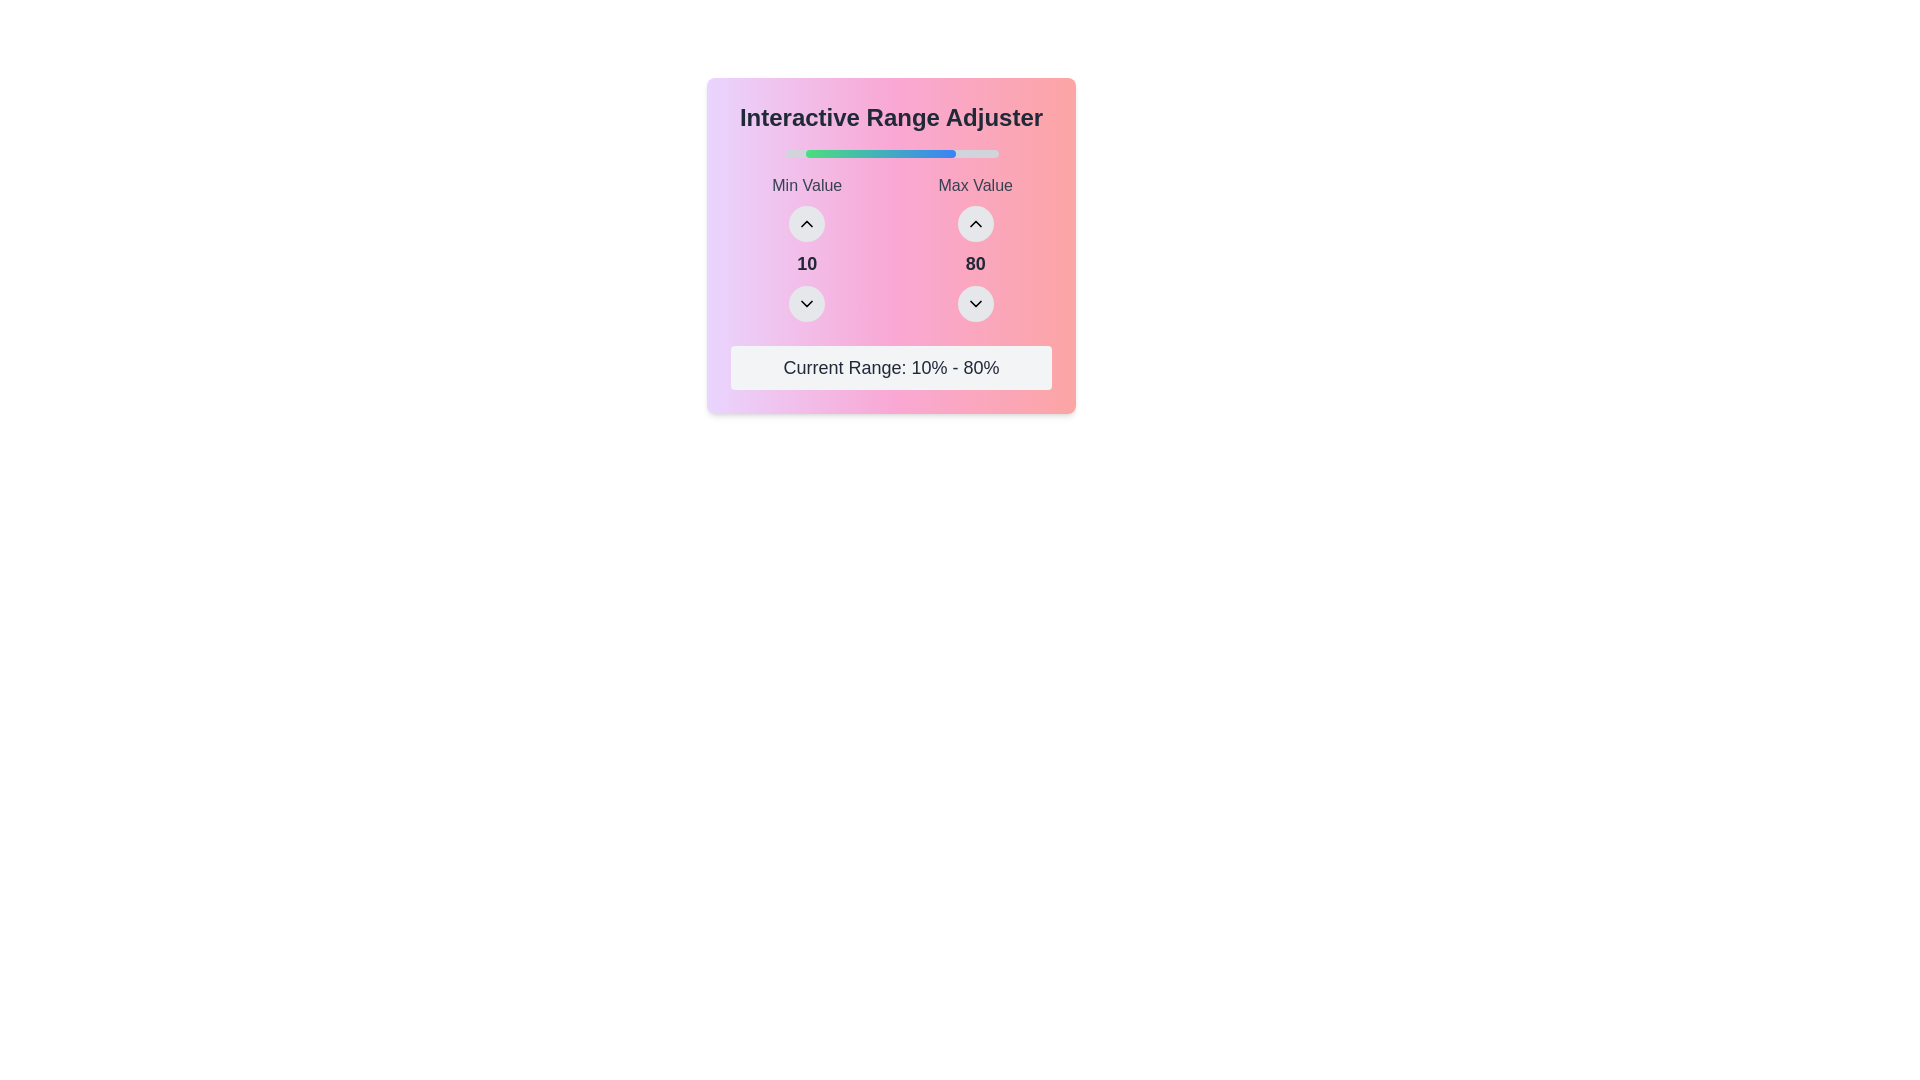  What do you see at coordinates (807, 223) in the screenshot?
I see `the increment icon within the circular button under the 'Min Value' label to increase the minimum value of the range adjuster` at bounding box center [807, 223].